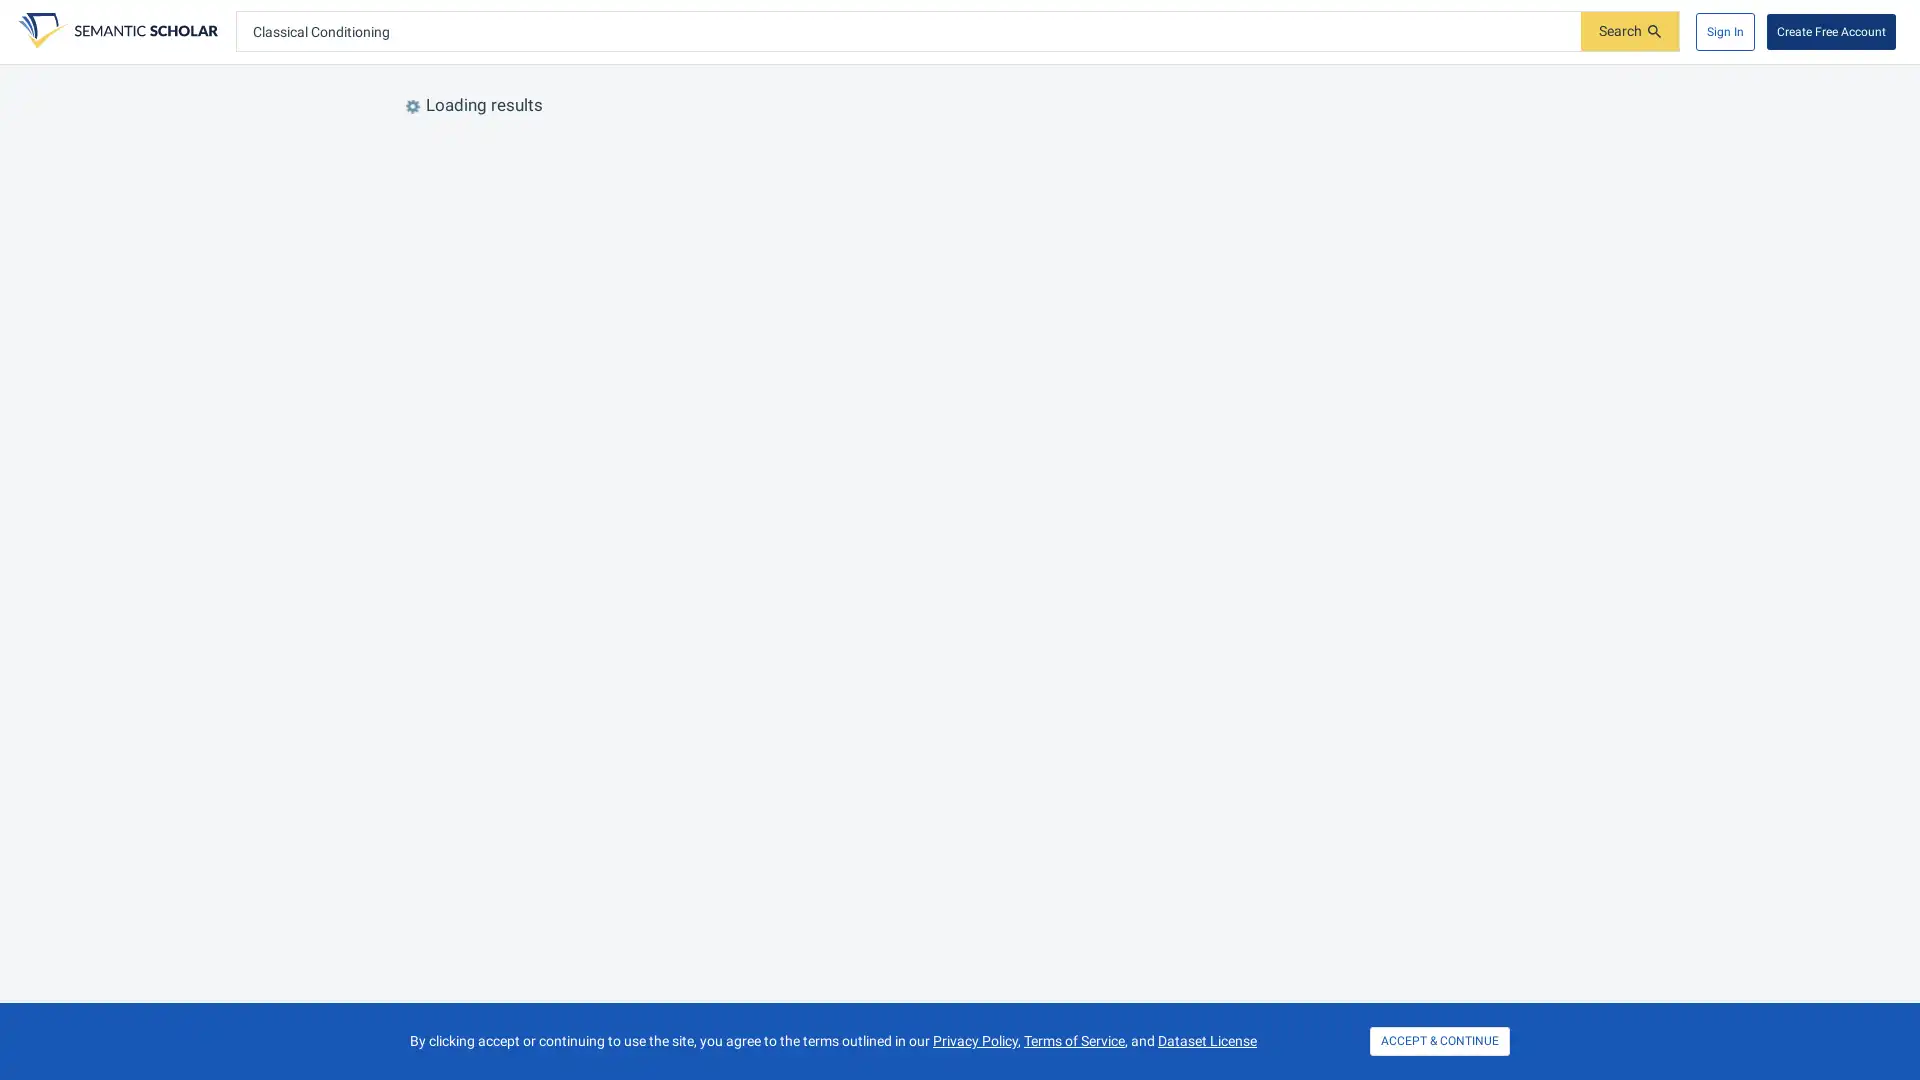 This screenshot has width=1920, height=1080. I want to click on Save to Library, so click(652, 547).